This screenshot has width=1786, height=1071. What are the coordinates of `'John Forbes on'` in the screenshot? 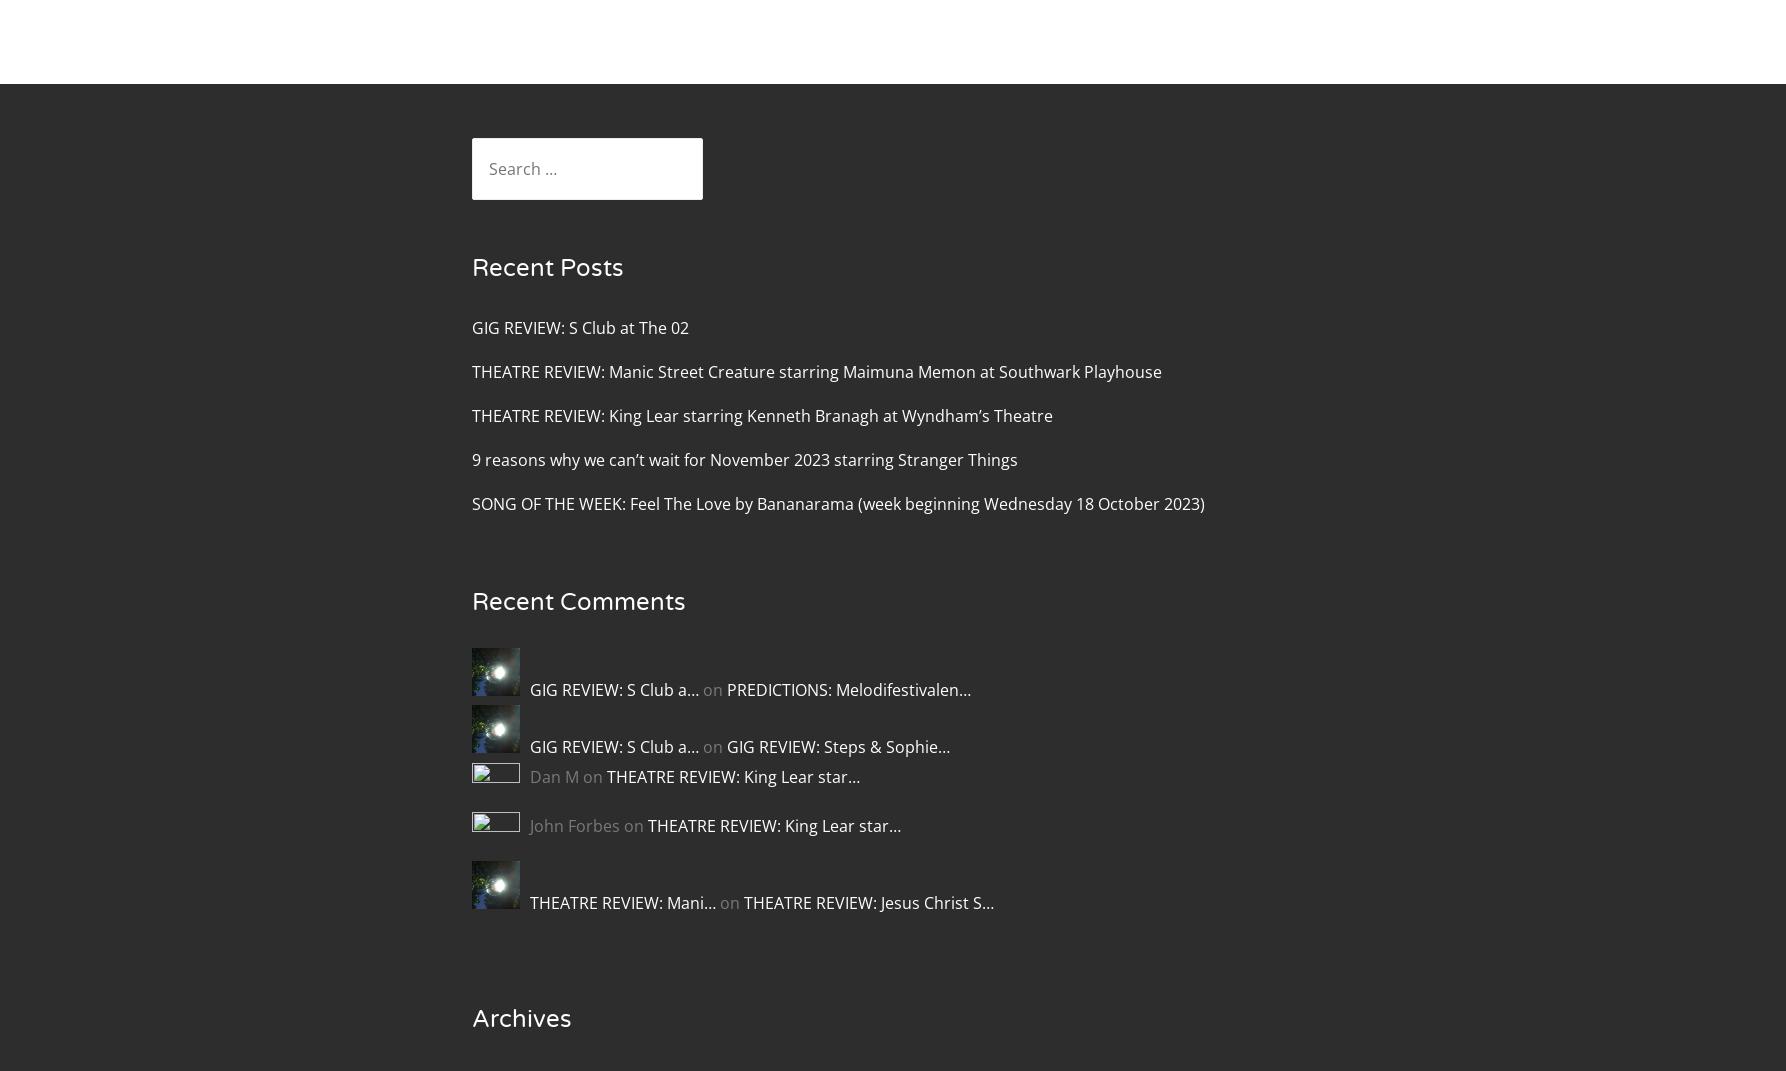 It's located at (586, 824).